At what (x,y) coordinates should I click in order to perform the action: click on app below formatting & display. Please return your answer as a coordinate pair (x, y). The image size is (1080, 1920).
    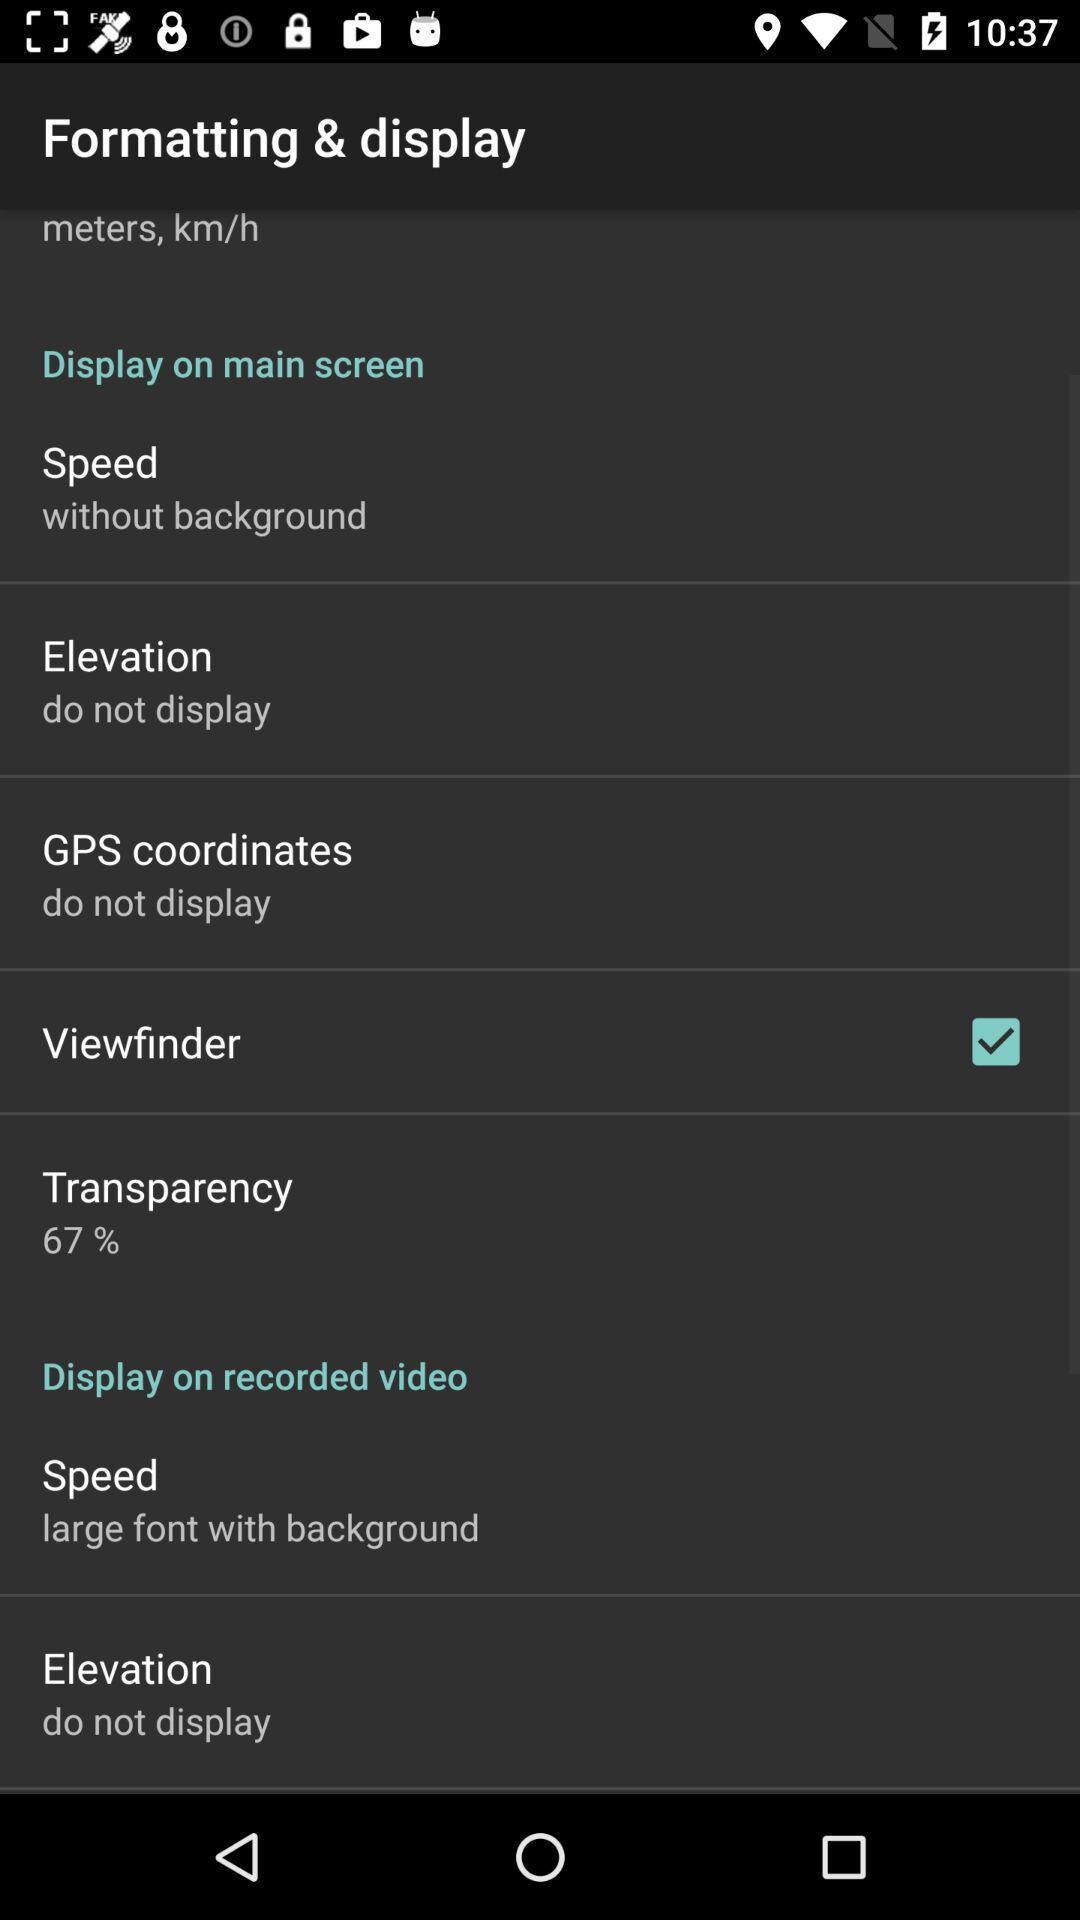
    Looking at the image, I should click on (149, 230).